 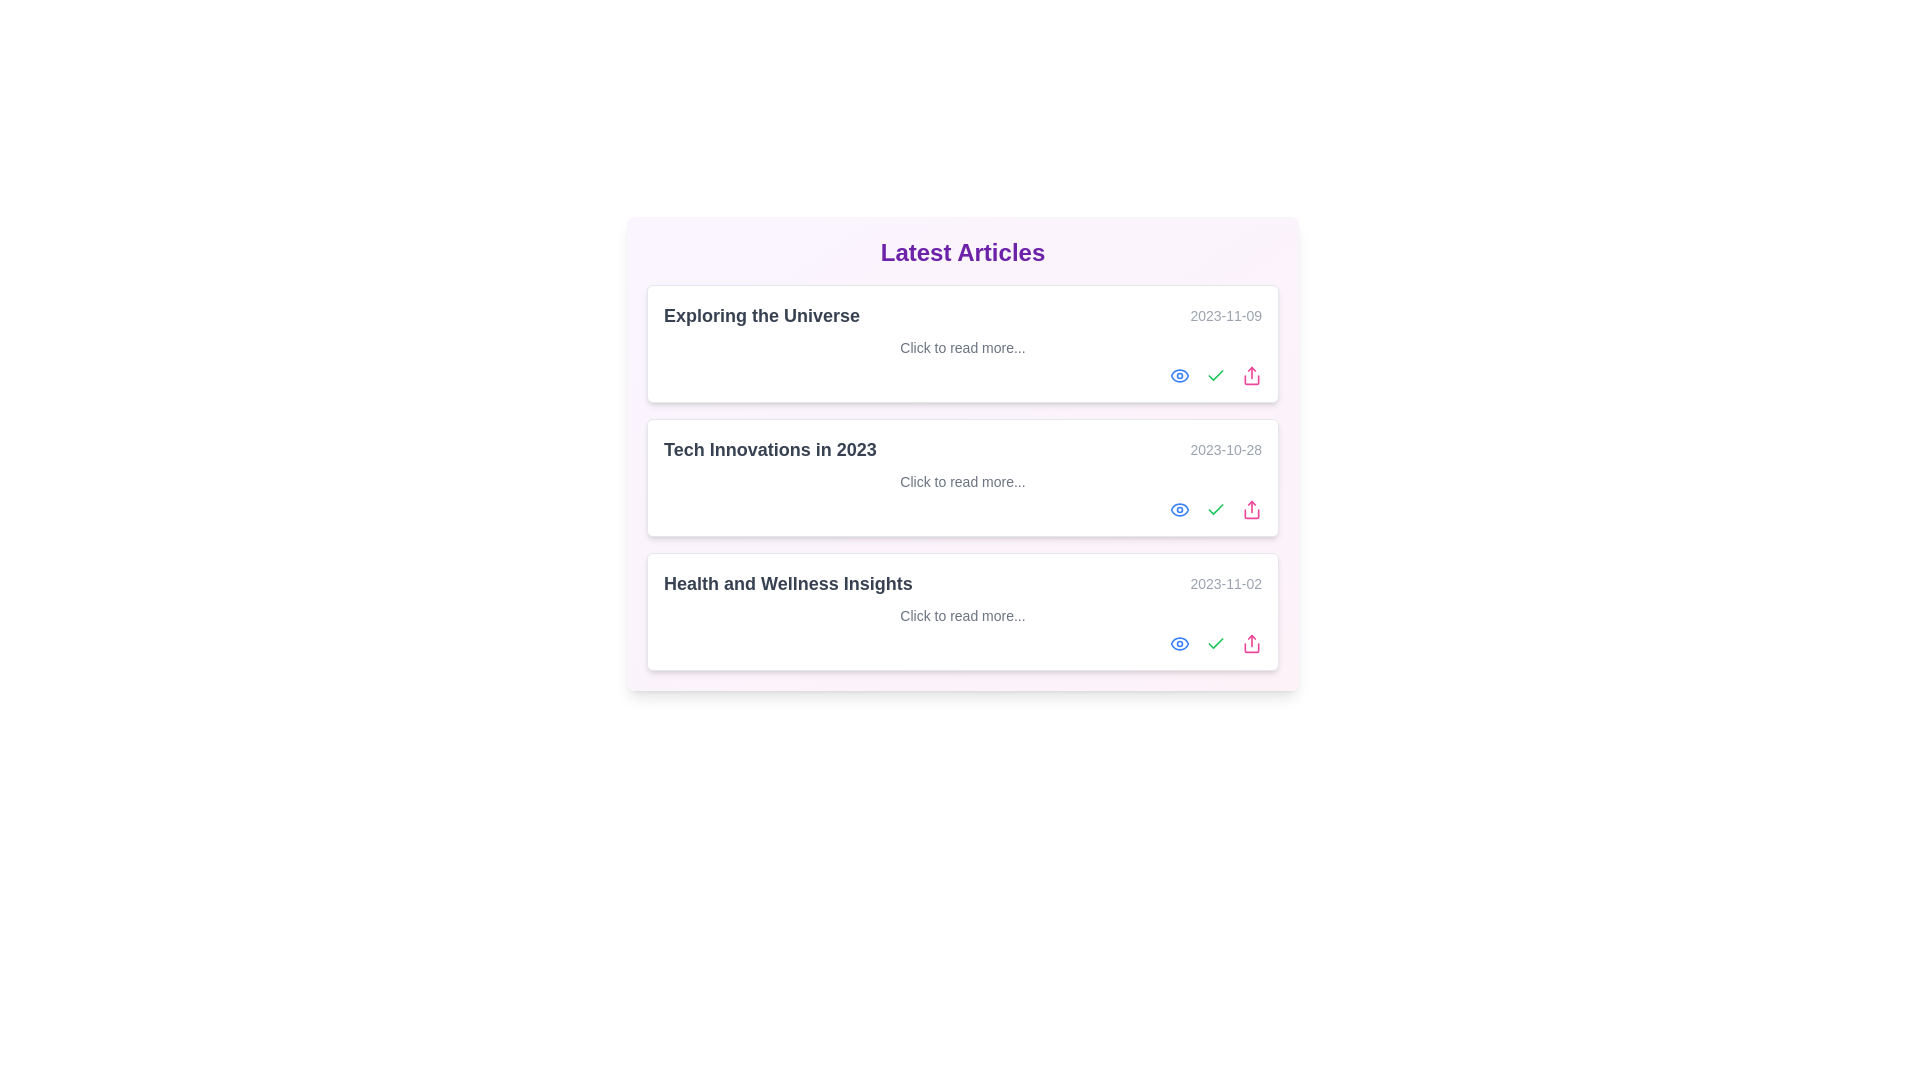 I want to click on 'Share' icon for the article titled Exploring the Universe, so click(x=1251, y=375).